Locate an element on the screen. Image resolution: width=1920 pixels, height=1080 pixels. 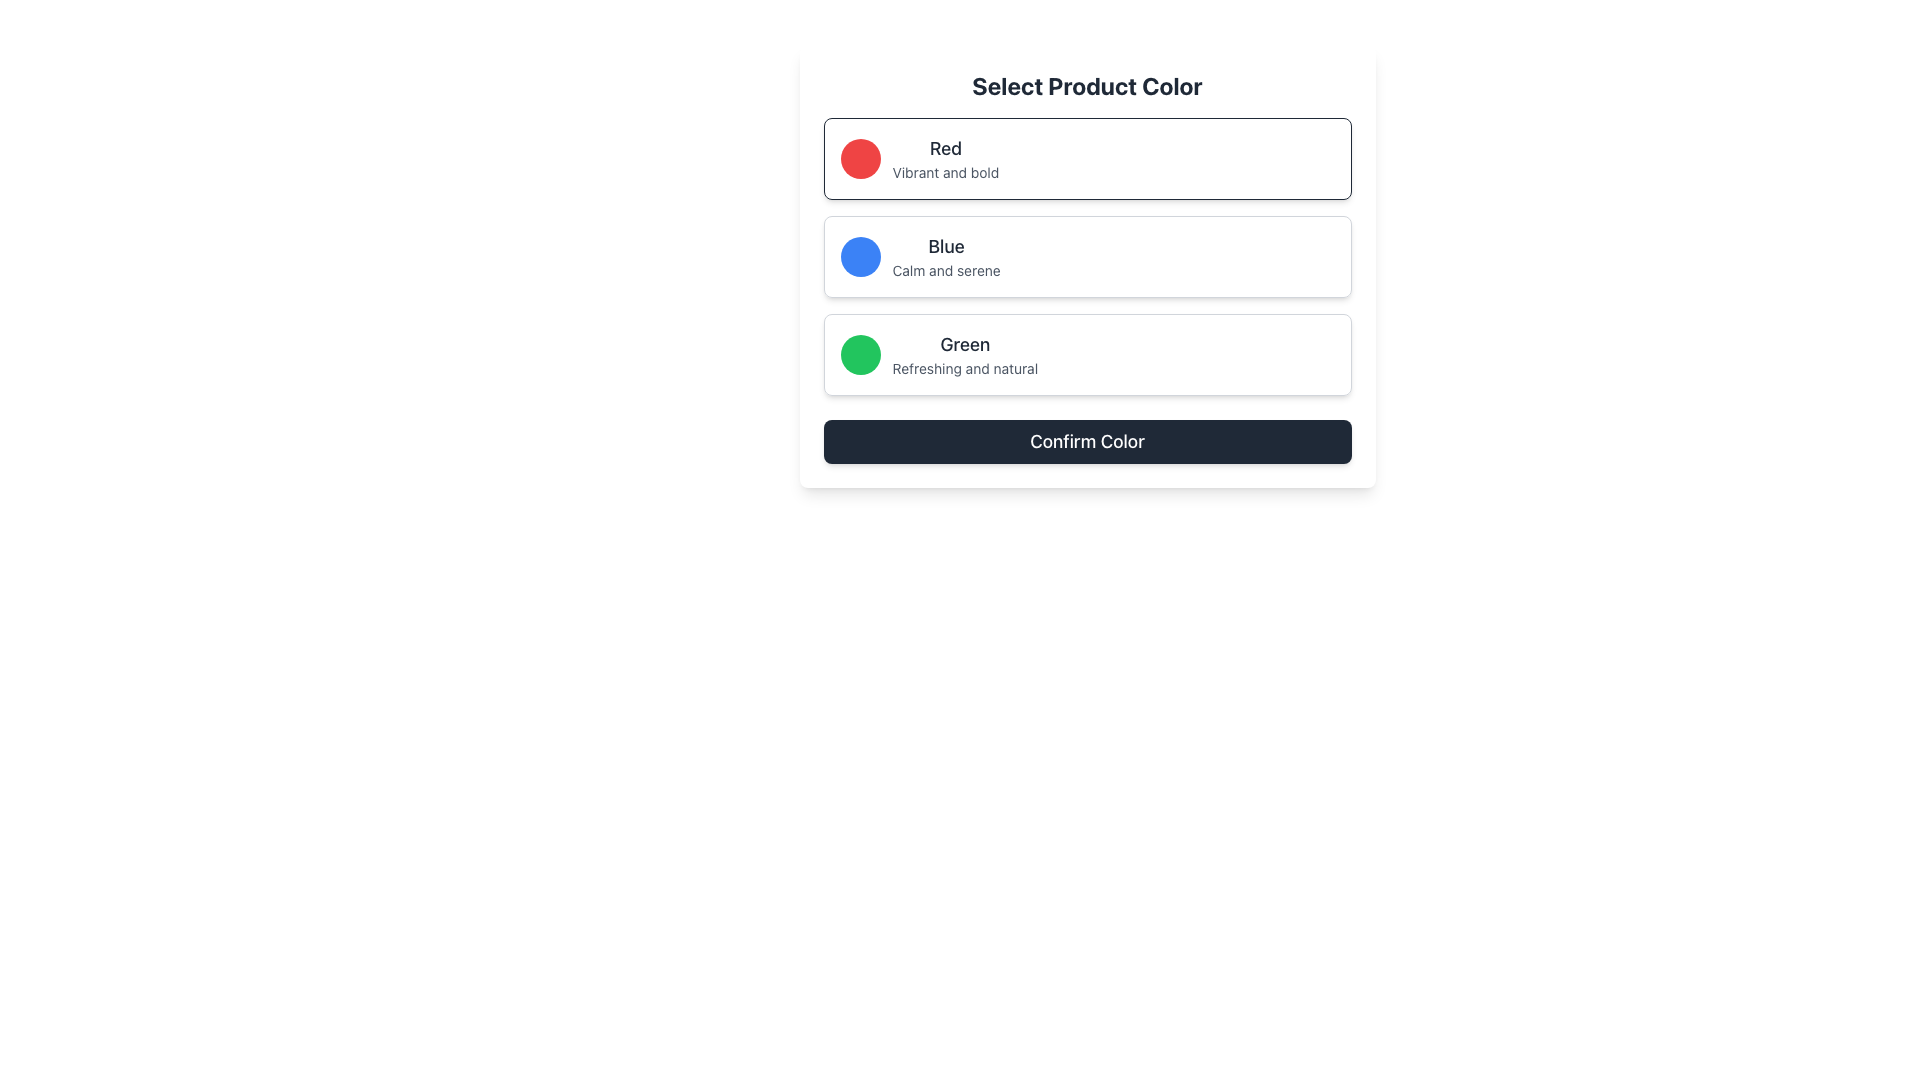
the Text Label that describes the 'Green' selection option, which is centered within its selection card and is the textual description of the third selection option is located at coordinates (965, 353).